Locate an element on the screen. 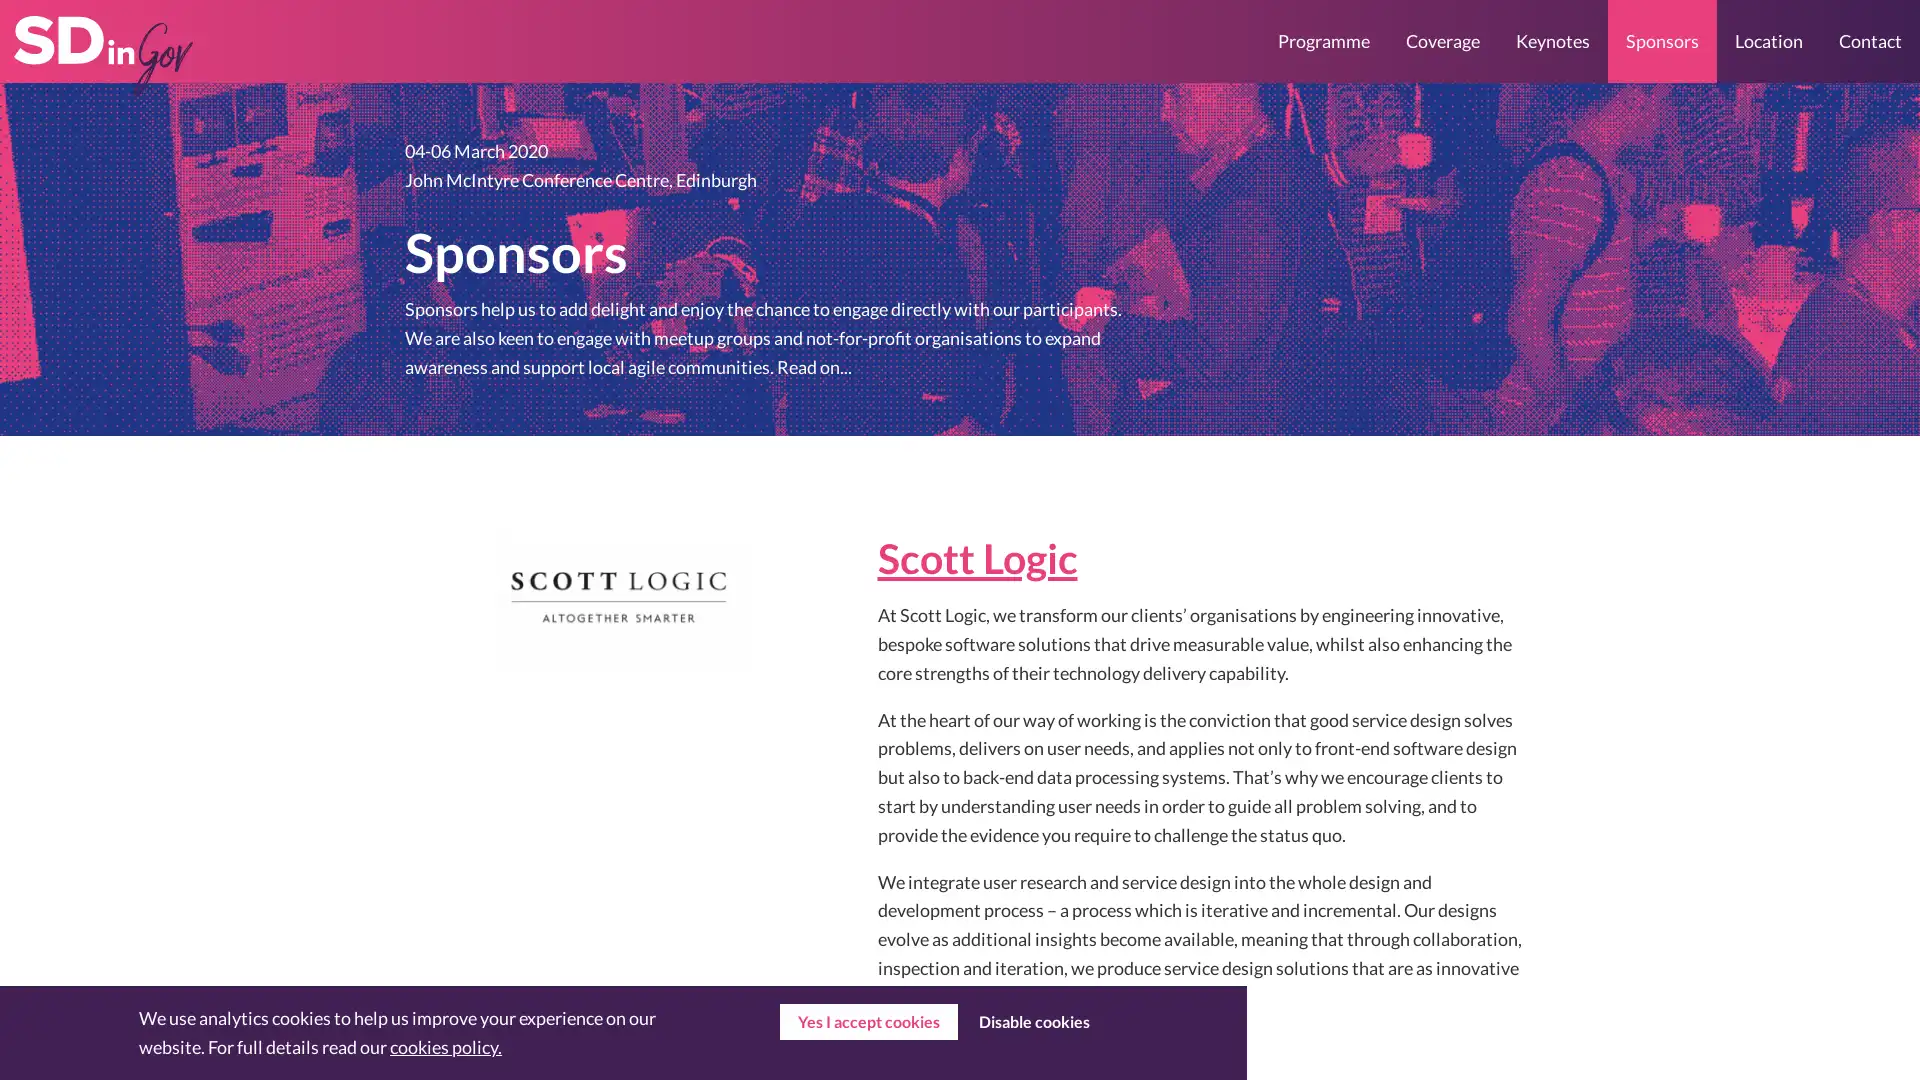 The width and height of the screenshot is (1920, 1080). Disable cookies is located at coordinates (1033, 1022).